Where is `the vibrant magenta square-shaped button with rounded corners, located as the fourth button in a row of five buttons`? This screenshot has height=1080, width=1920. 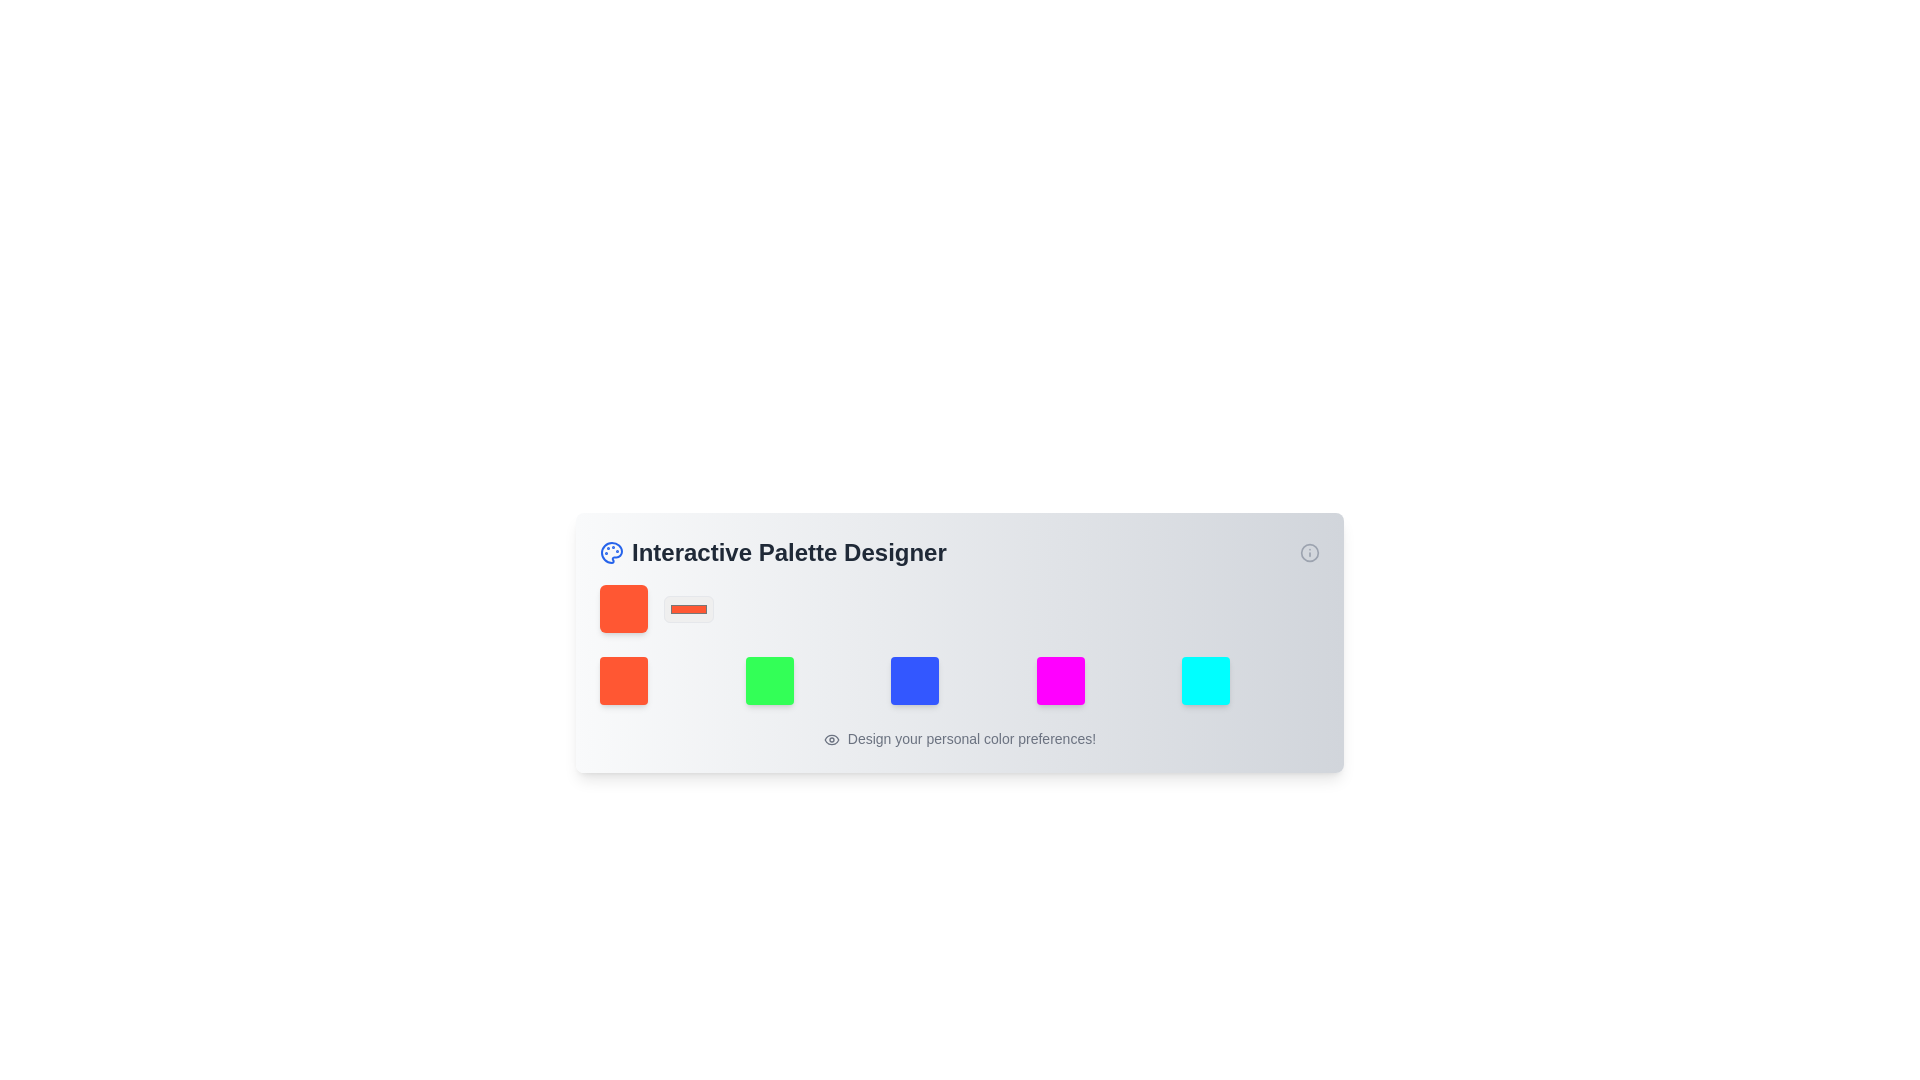
the vibrant magenta square-shaped button with rounded corners, located as the fourth button in a row of five buttons is located at coordinates (1059, 680).